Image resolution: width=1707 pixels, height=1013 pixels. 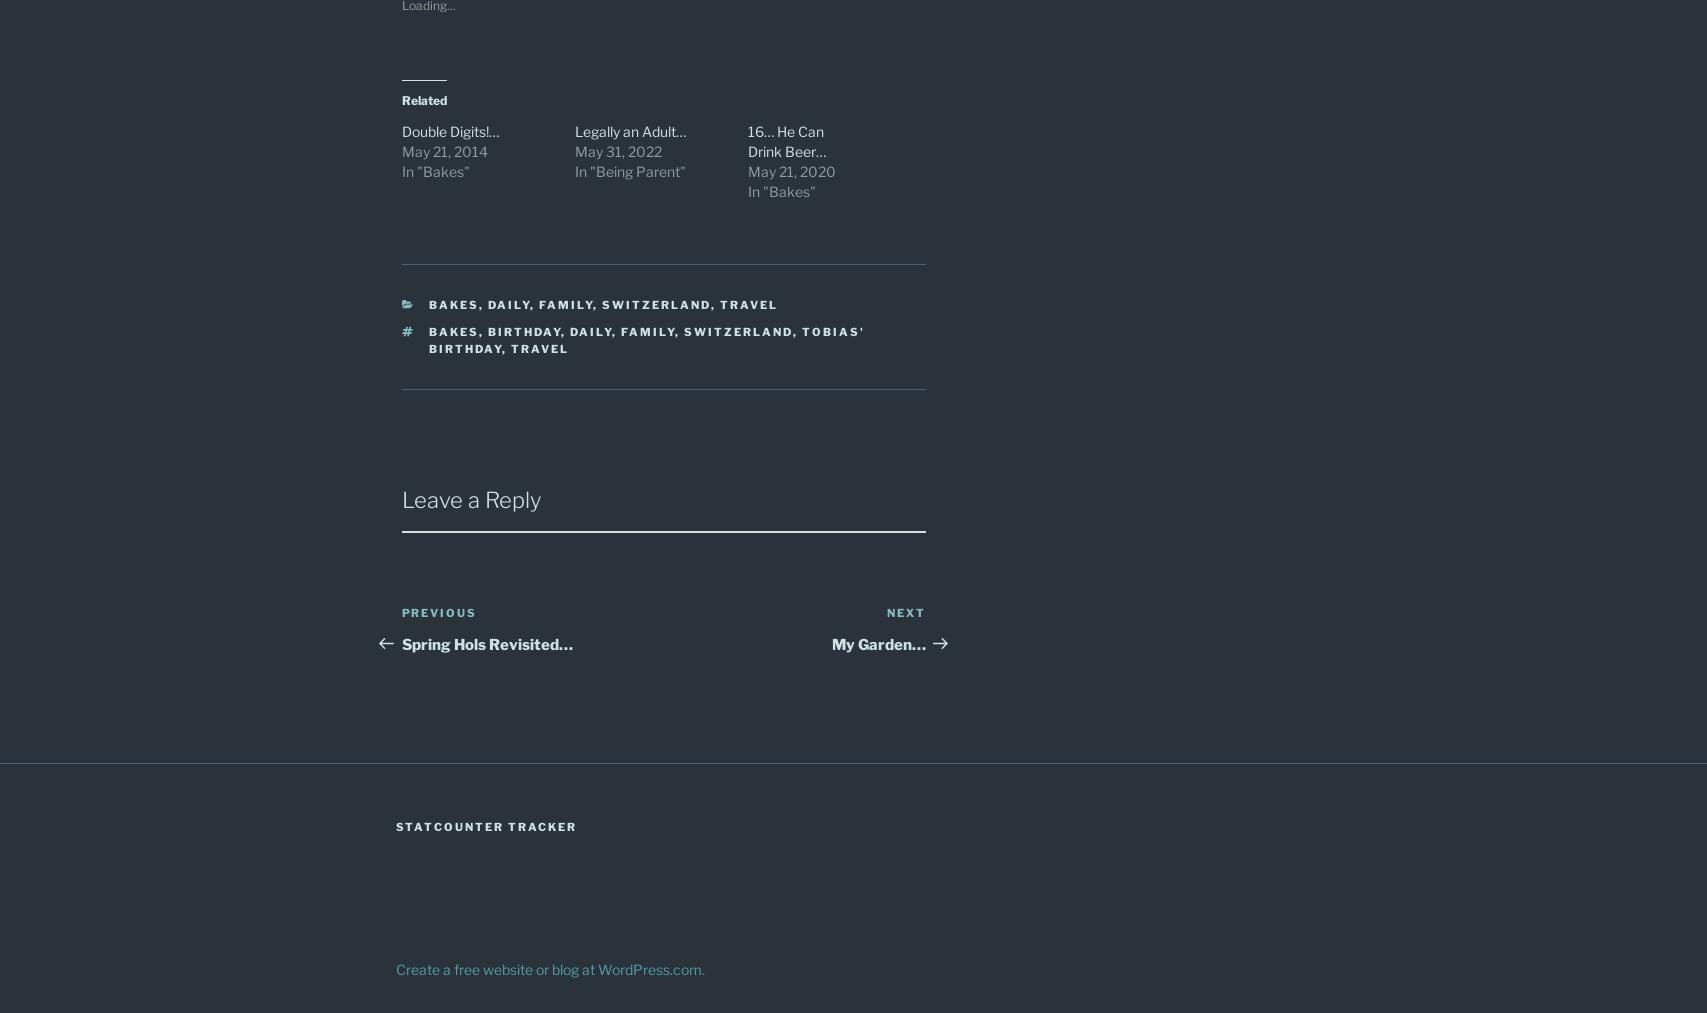 What do you see at coordinates (621, 331) in the screenshot?
I see `'family'` at bounding box center [621, 331].